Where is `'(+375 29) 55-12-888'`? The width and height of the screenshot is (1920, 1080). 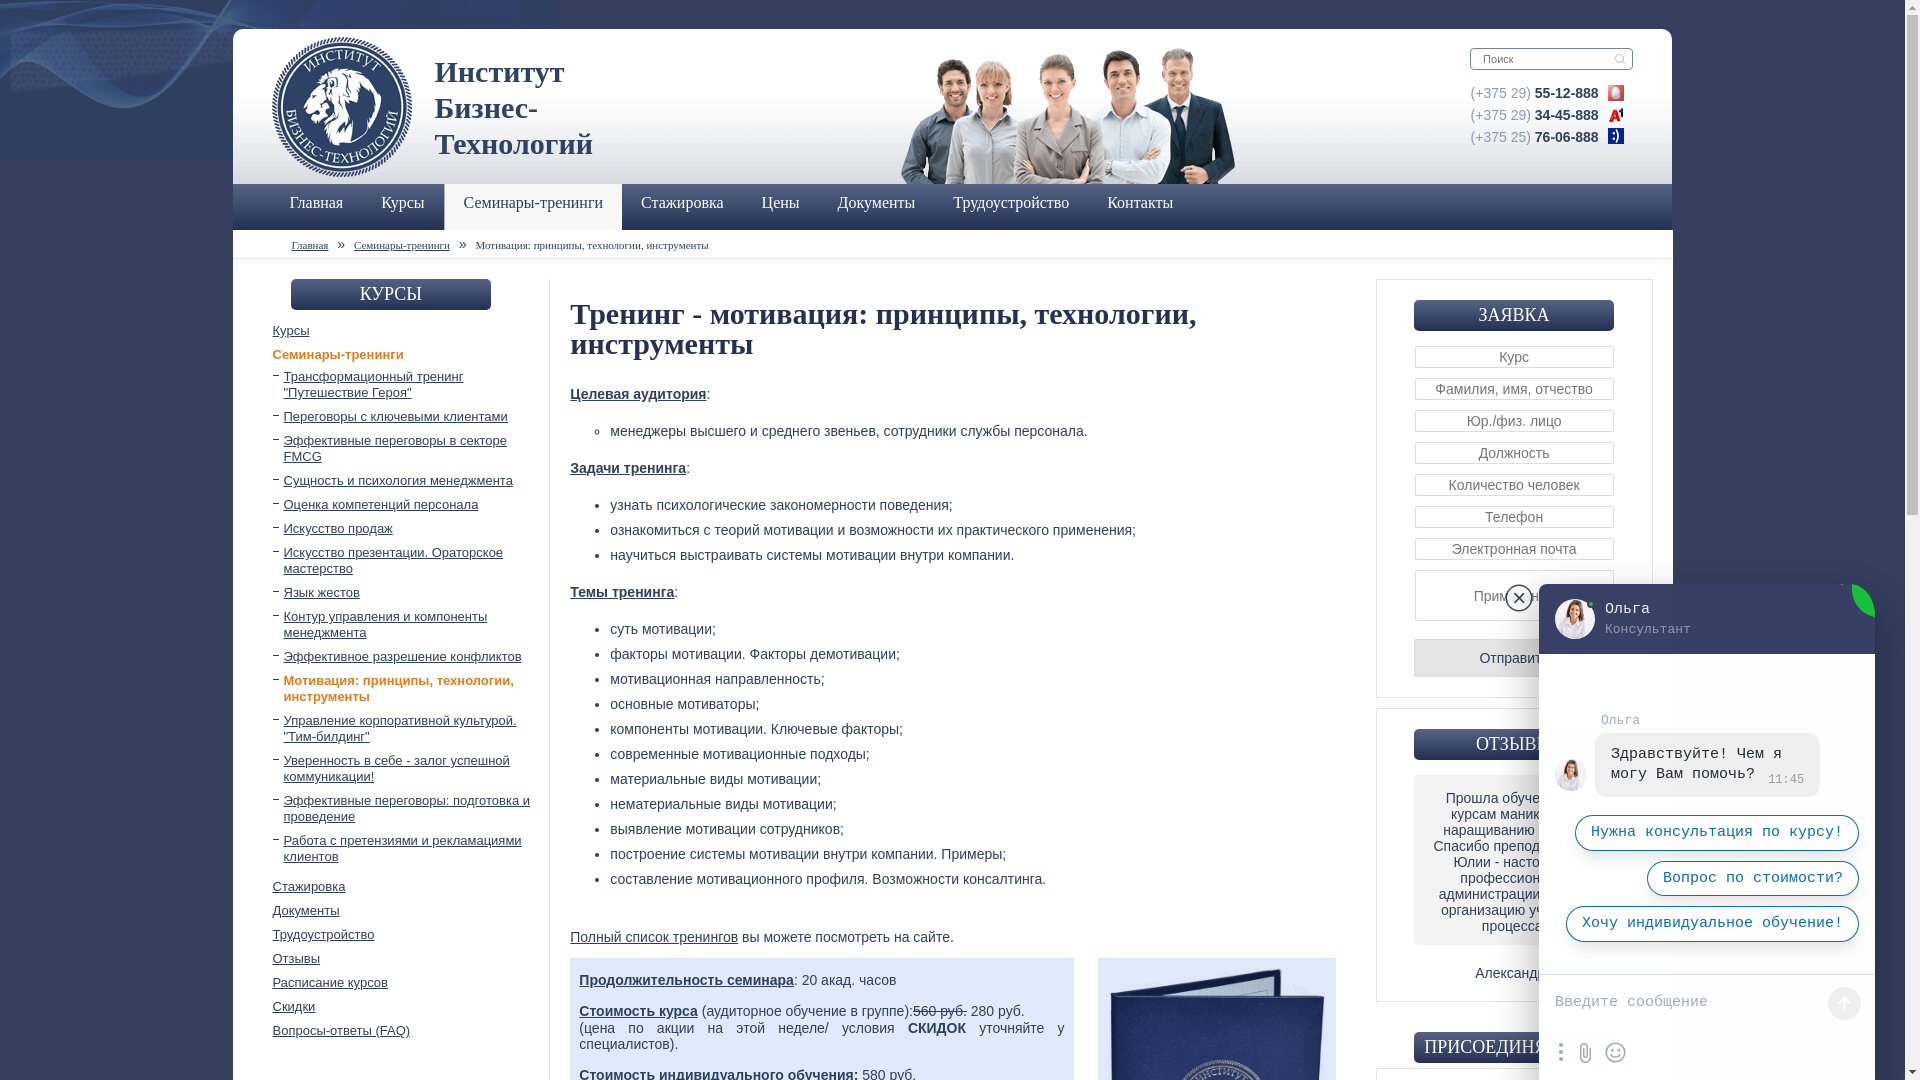
'(+375 29) 55-12-888' is located at coordinates (1534, 92).